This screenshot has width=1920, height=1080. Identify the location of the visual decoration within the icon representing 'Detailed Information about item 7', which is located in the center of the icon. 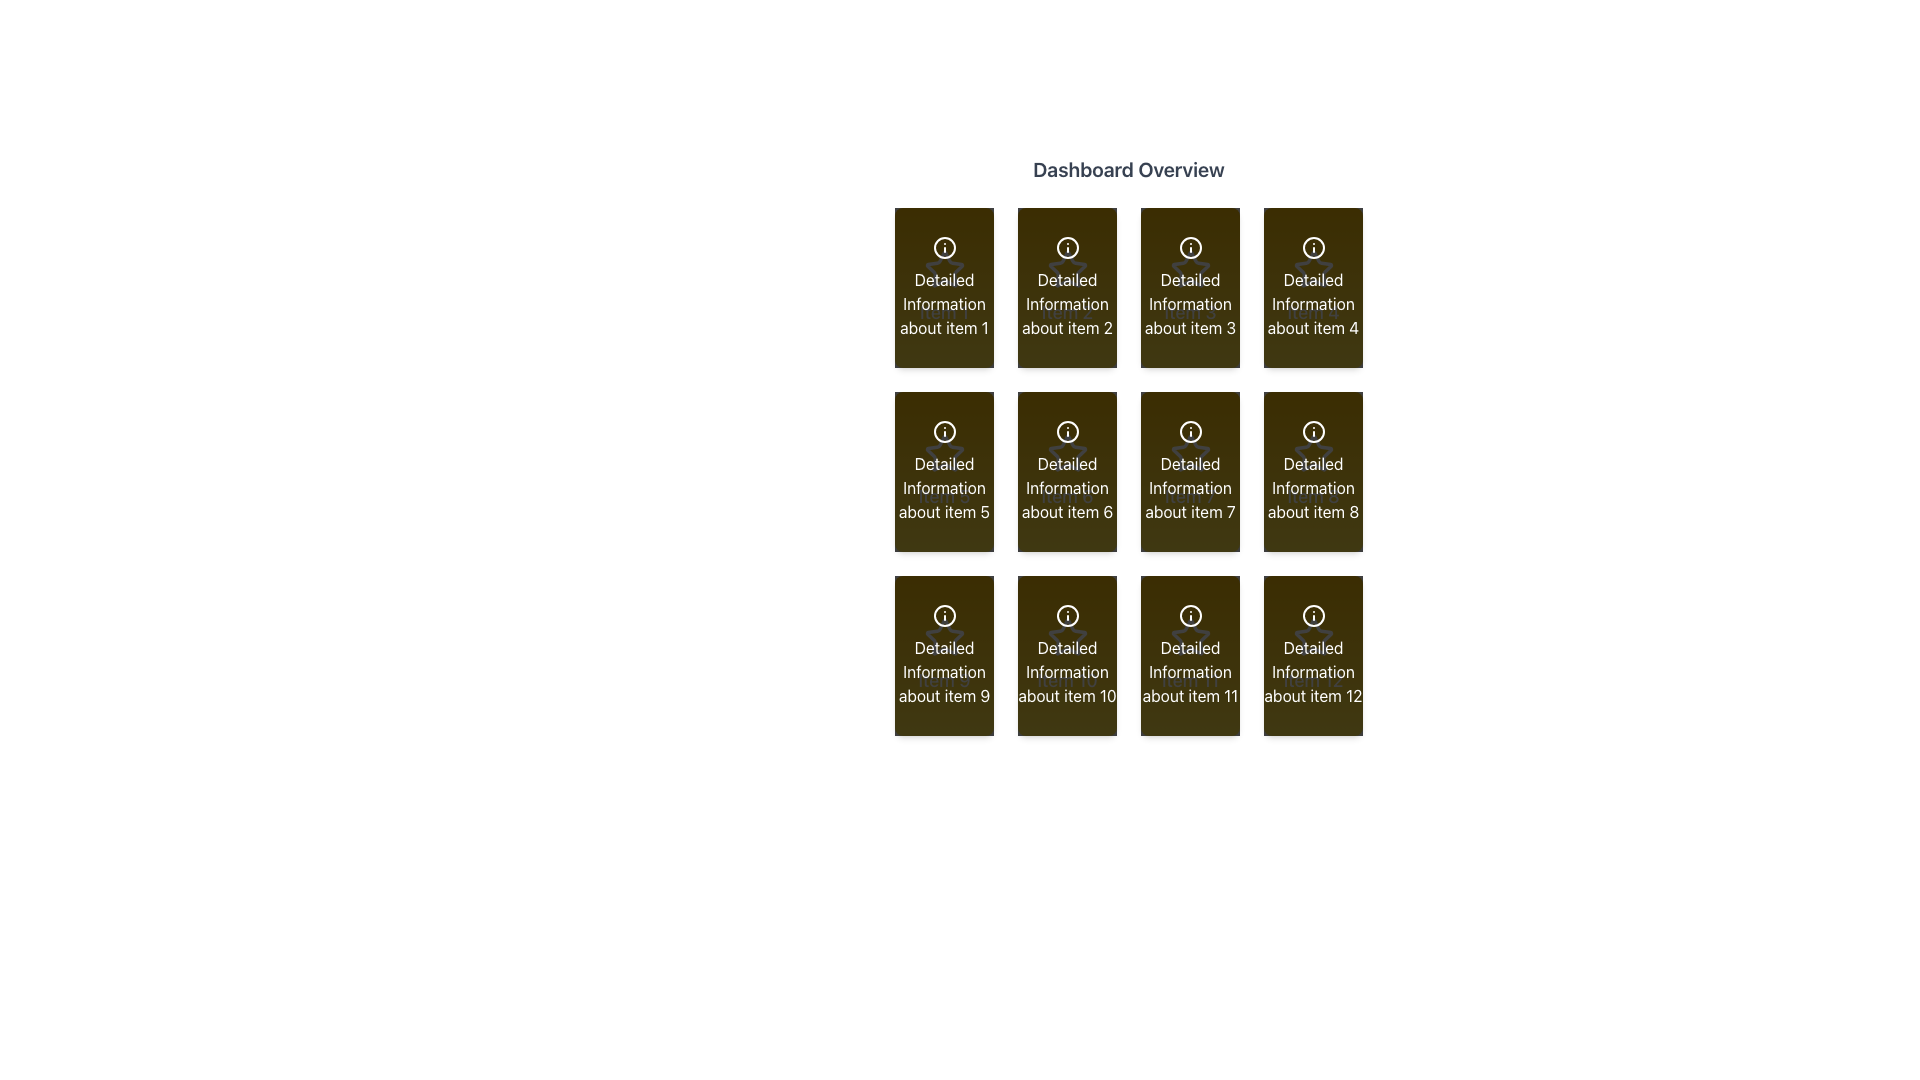
(1190, 431).